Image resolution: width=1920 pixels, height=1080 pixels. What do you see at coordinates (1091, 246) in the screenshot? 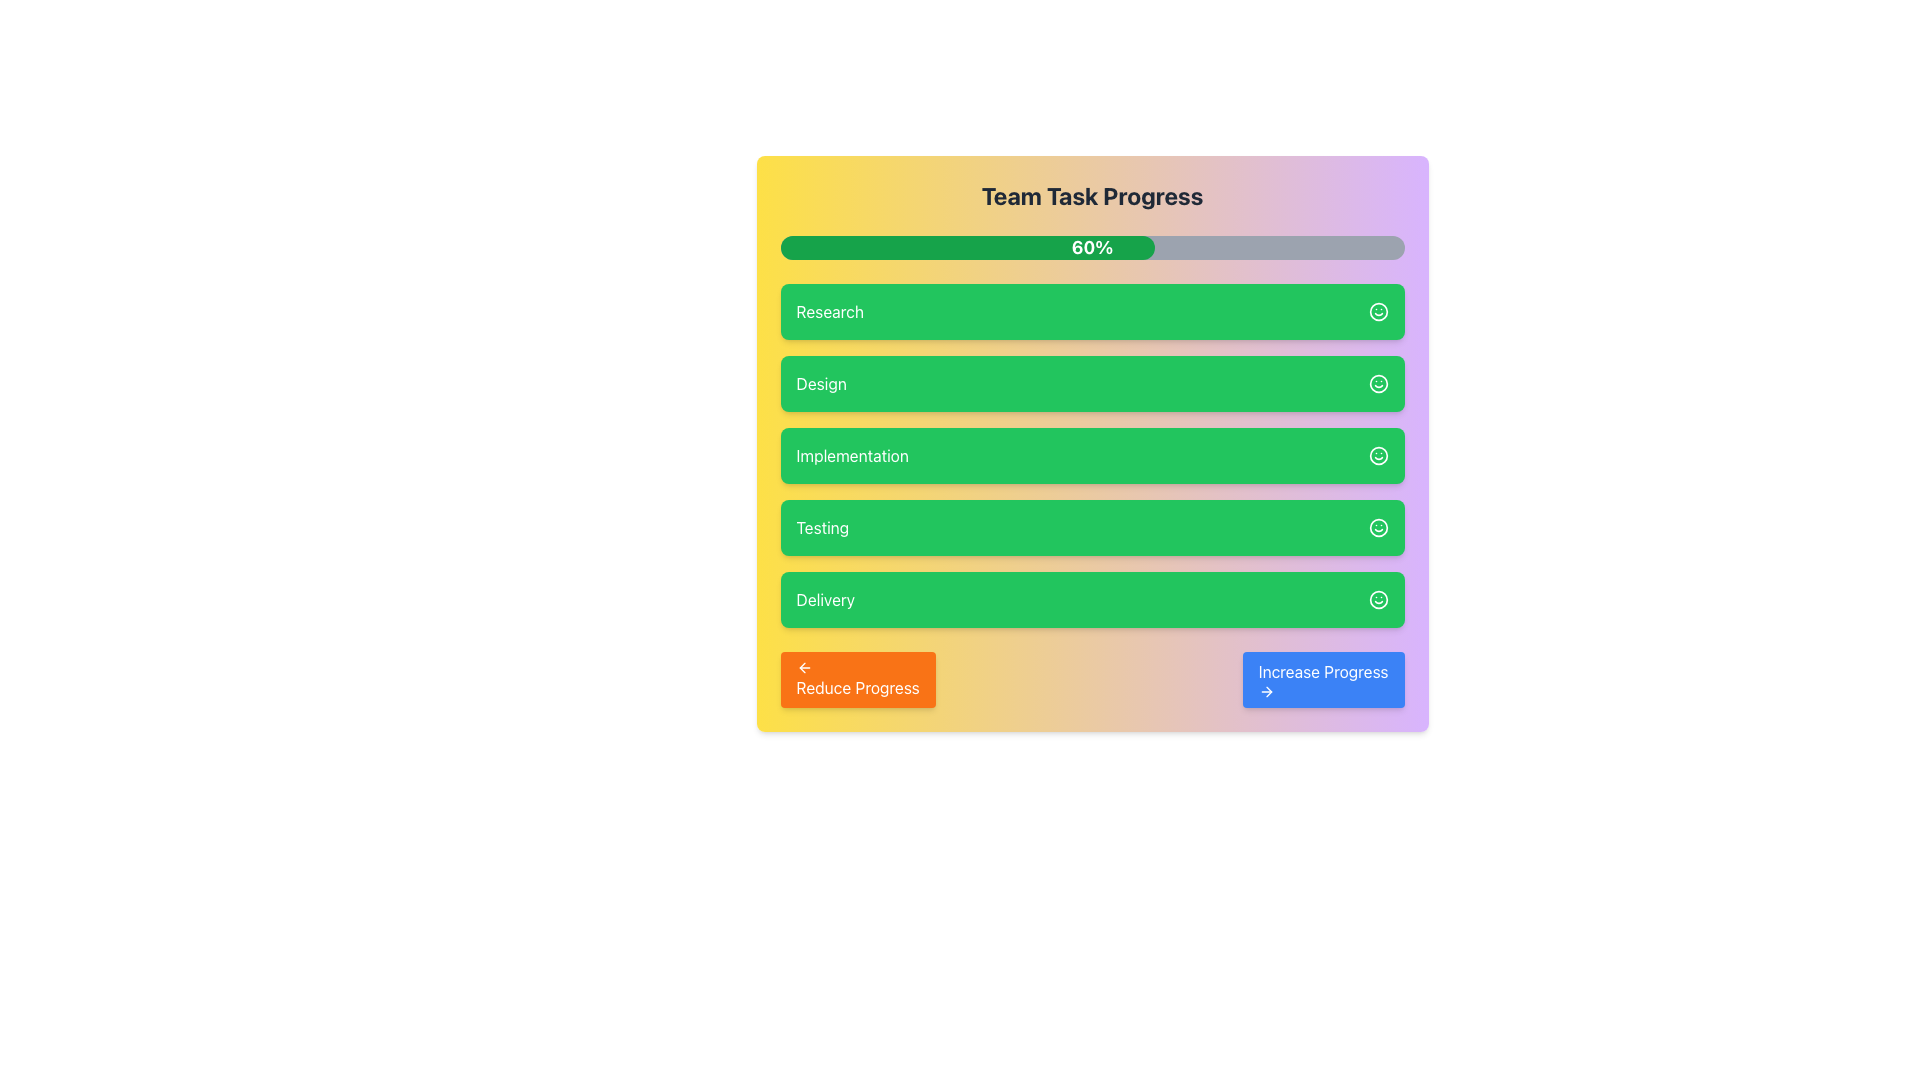
I see `the progress bar indicating 60% completion, which is located below the 'Team Task Progress' heading and features a green fill with '60%' displayed in white text at the center` at bounding box center [1091, 246].